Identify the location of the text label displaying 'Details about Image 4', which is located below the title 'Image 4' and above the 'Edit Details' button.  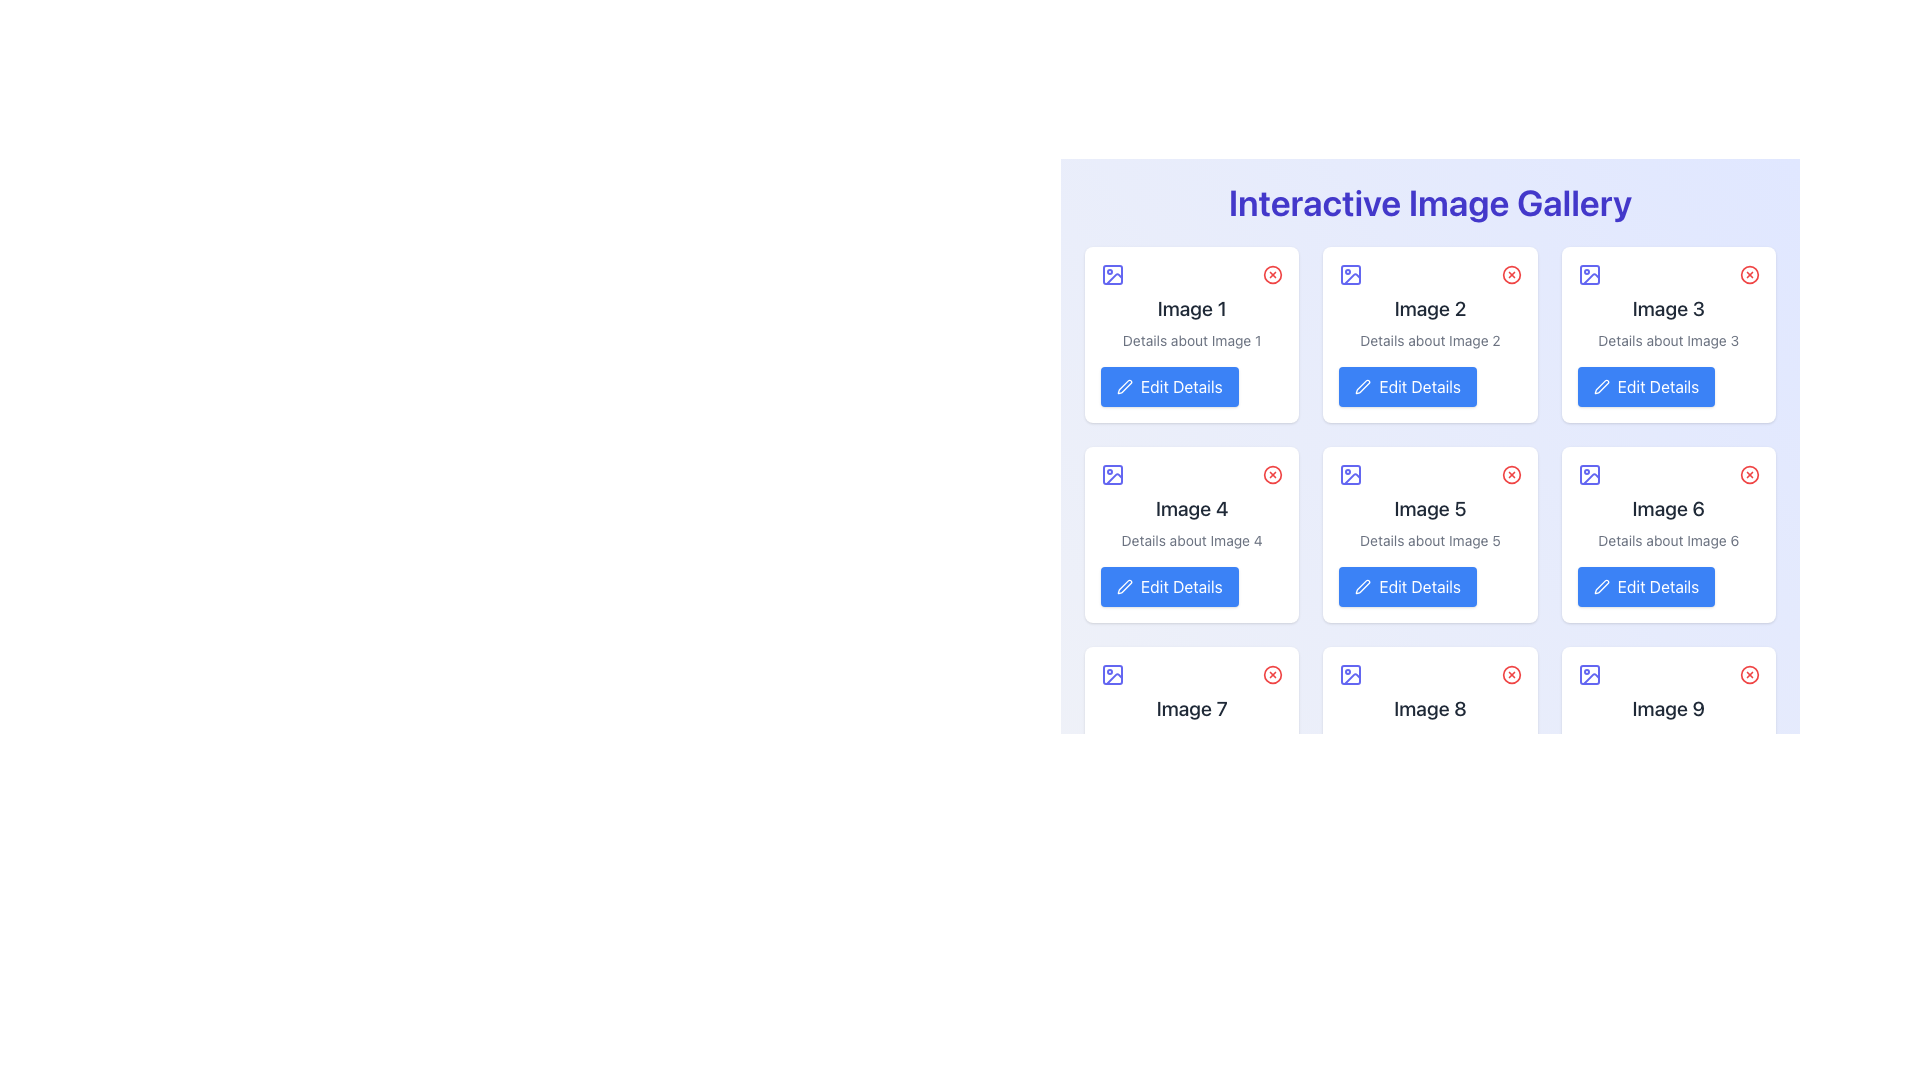
(1192, 540).